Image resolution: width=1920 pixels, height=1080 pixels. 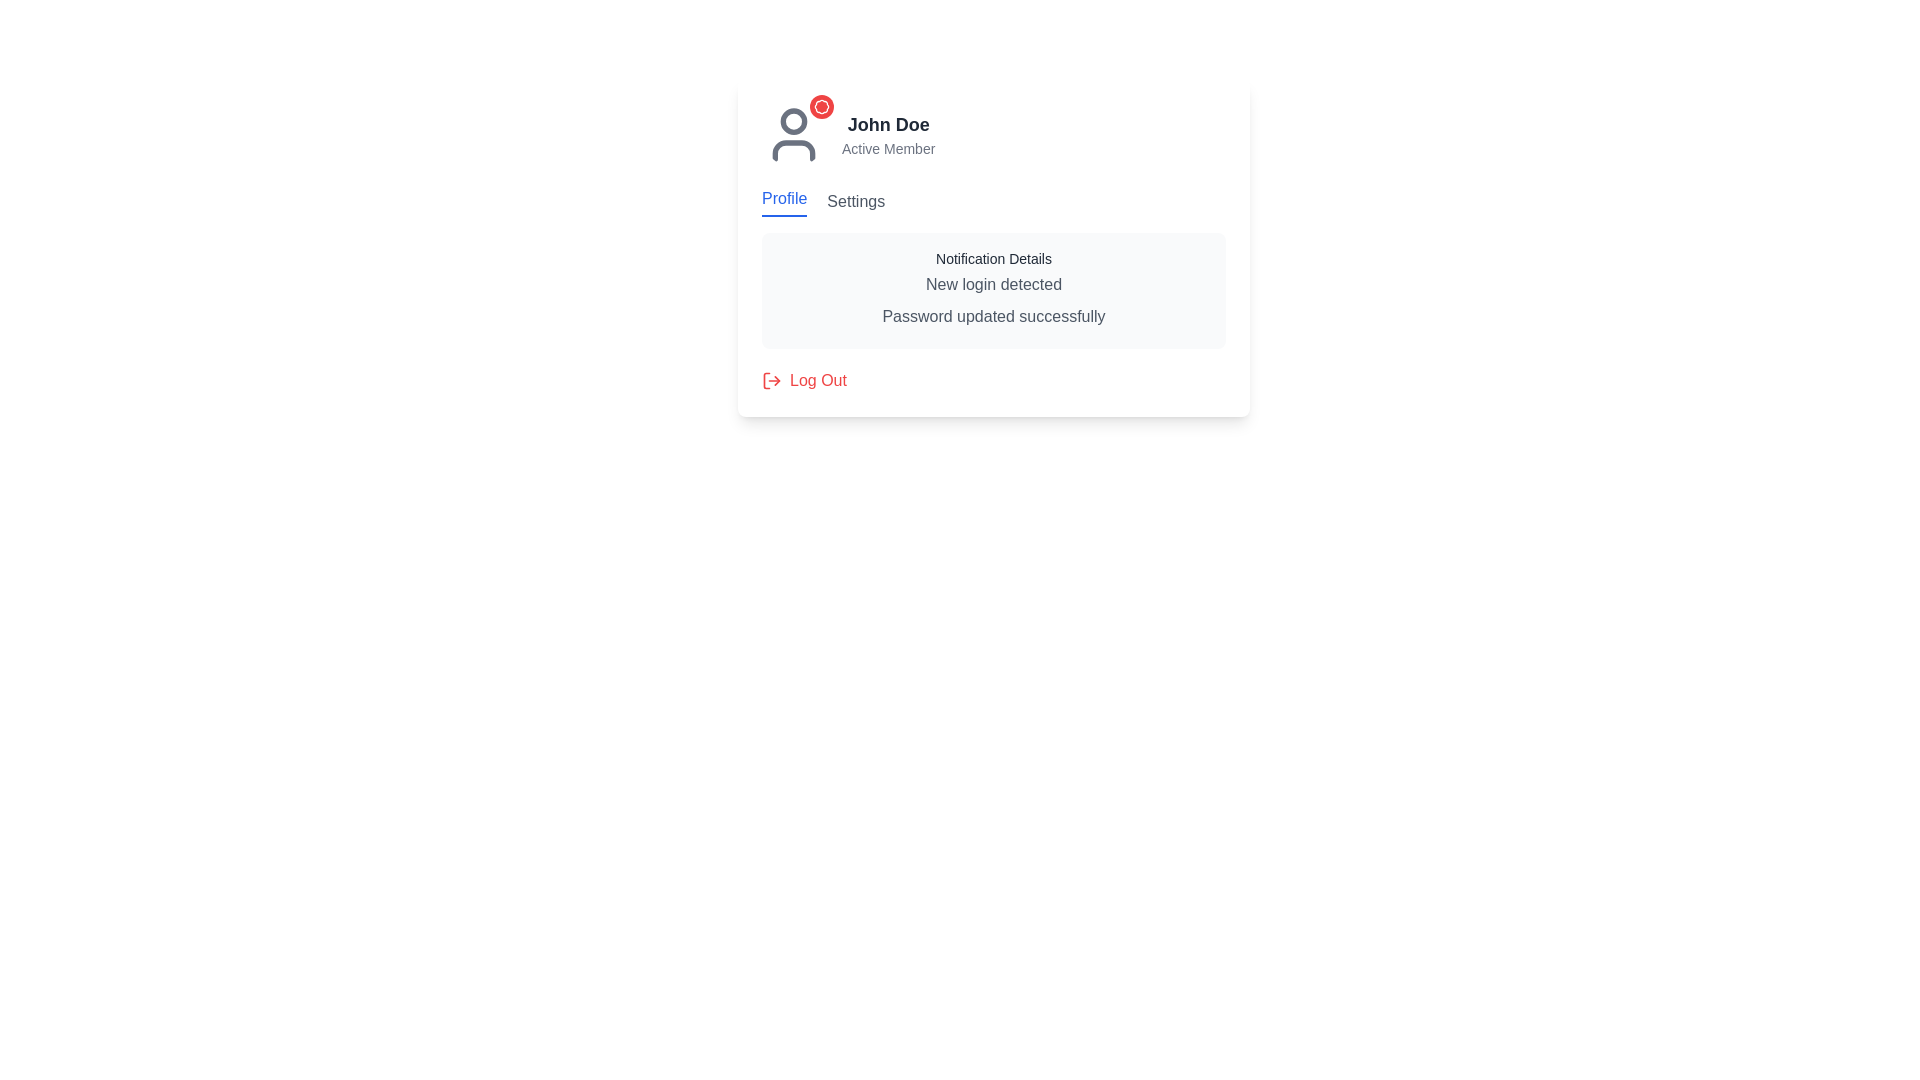 I want to click on the user profile summary block displaying 'John Doe' and 'Active Member', so click(x=993, y=135).